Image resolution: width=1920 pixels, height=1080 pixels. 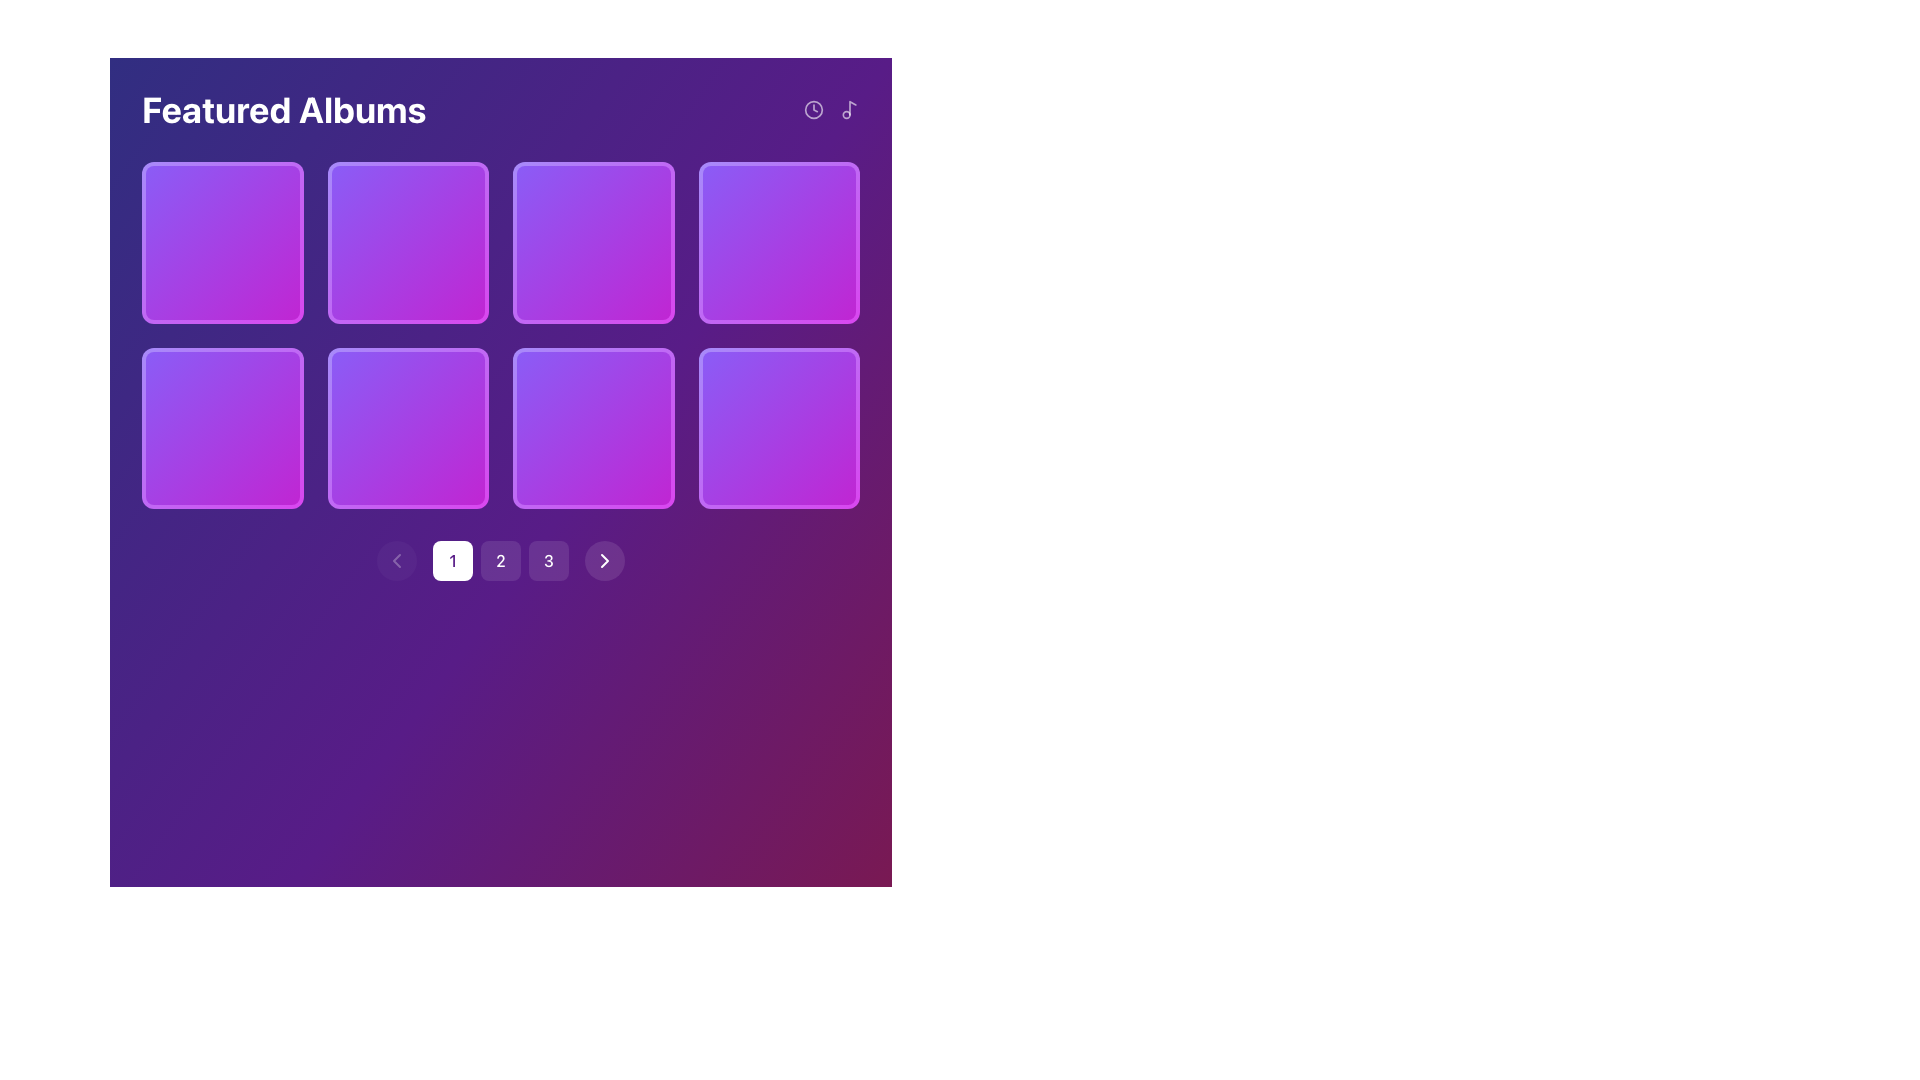 I want to click on the right-pointing chevron-shaped arrow button located in the bottom-right section of the pagination UI, so click(x=603, y=560).